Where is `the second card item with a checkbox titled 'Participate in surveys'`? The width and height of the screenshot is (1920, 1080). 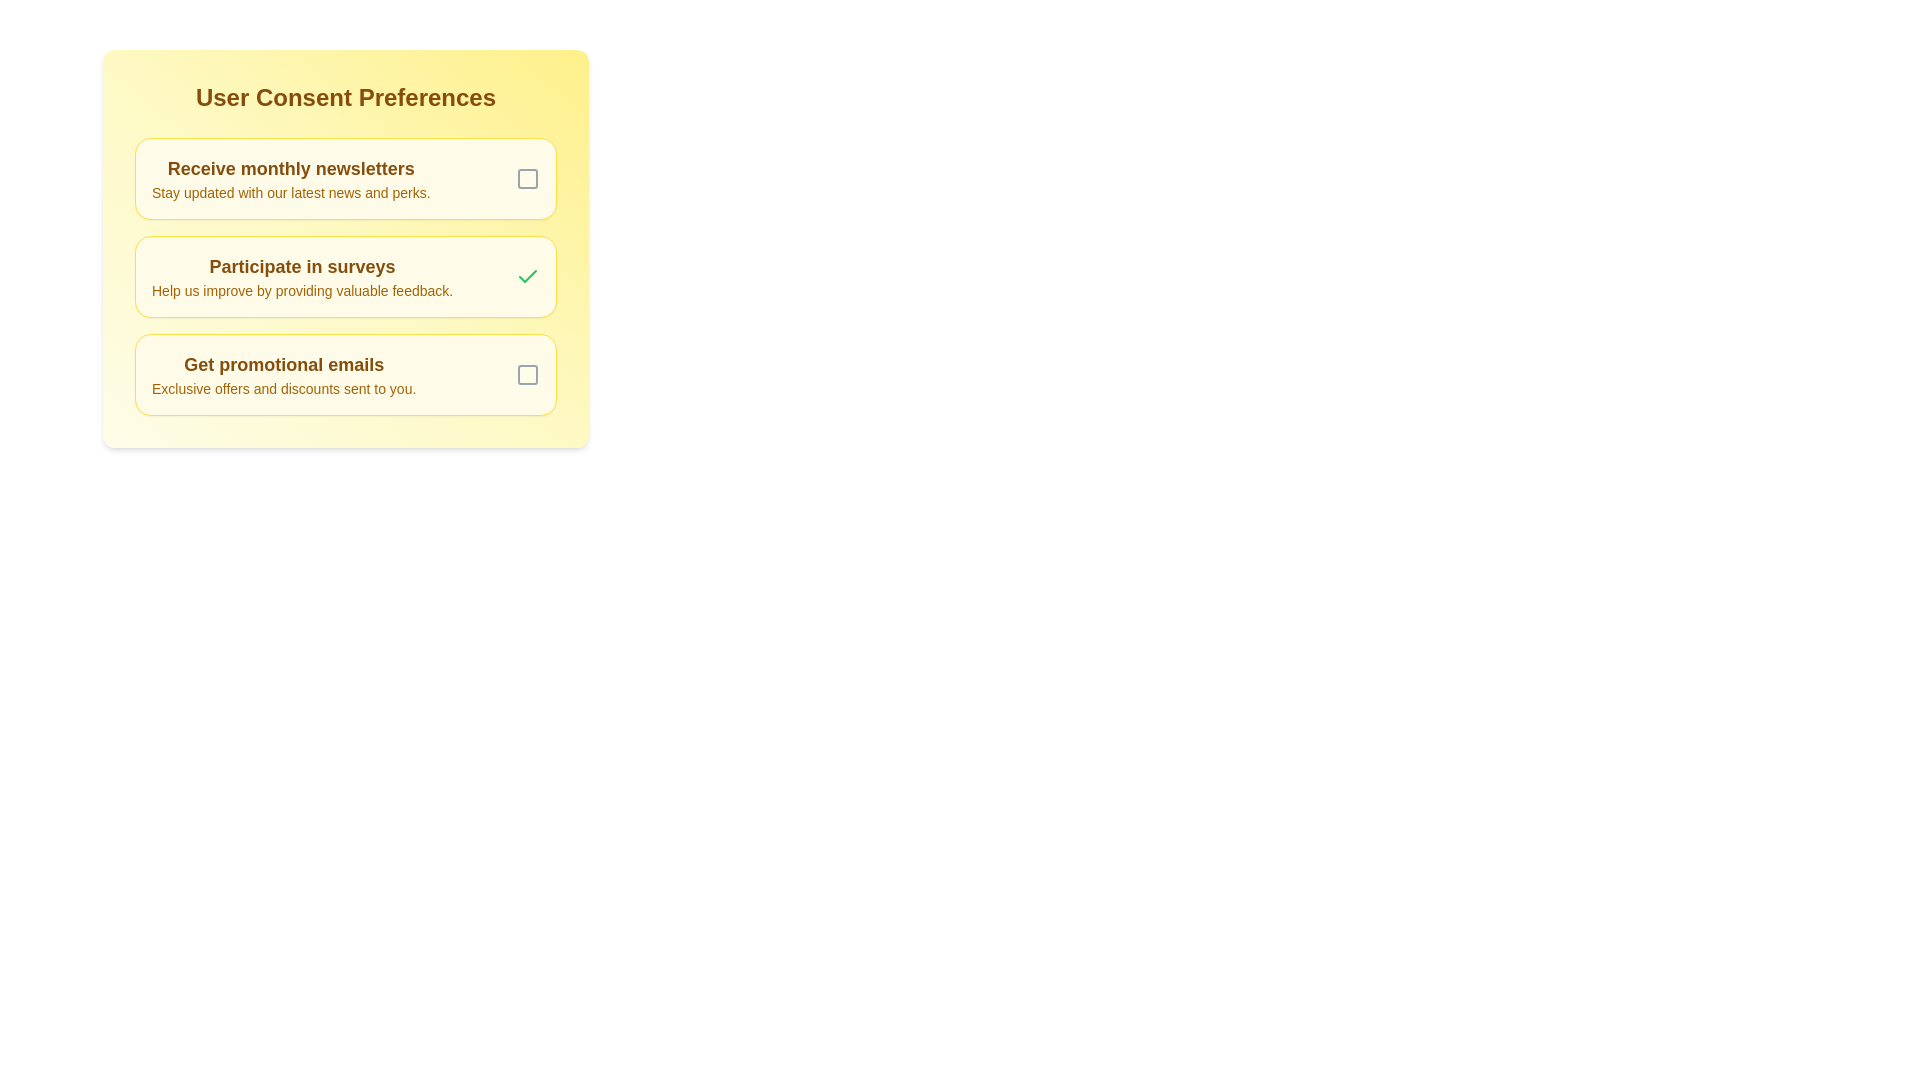
the second card item with a checkbox titled 'Participate in surveys' is located at coordinates (345, 277).